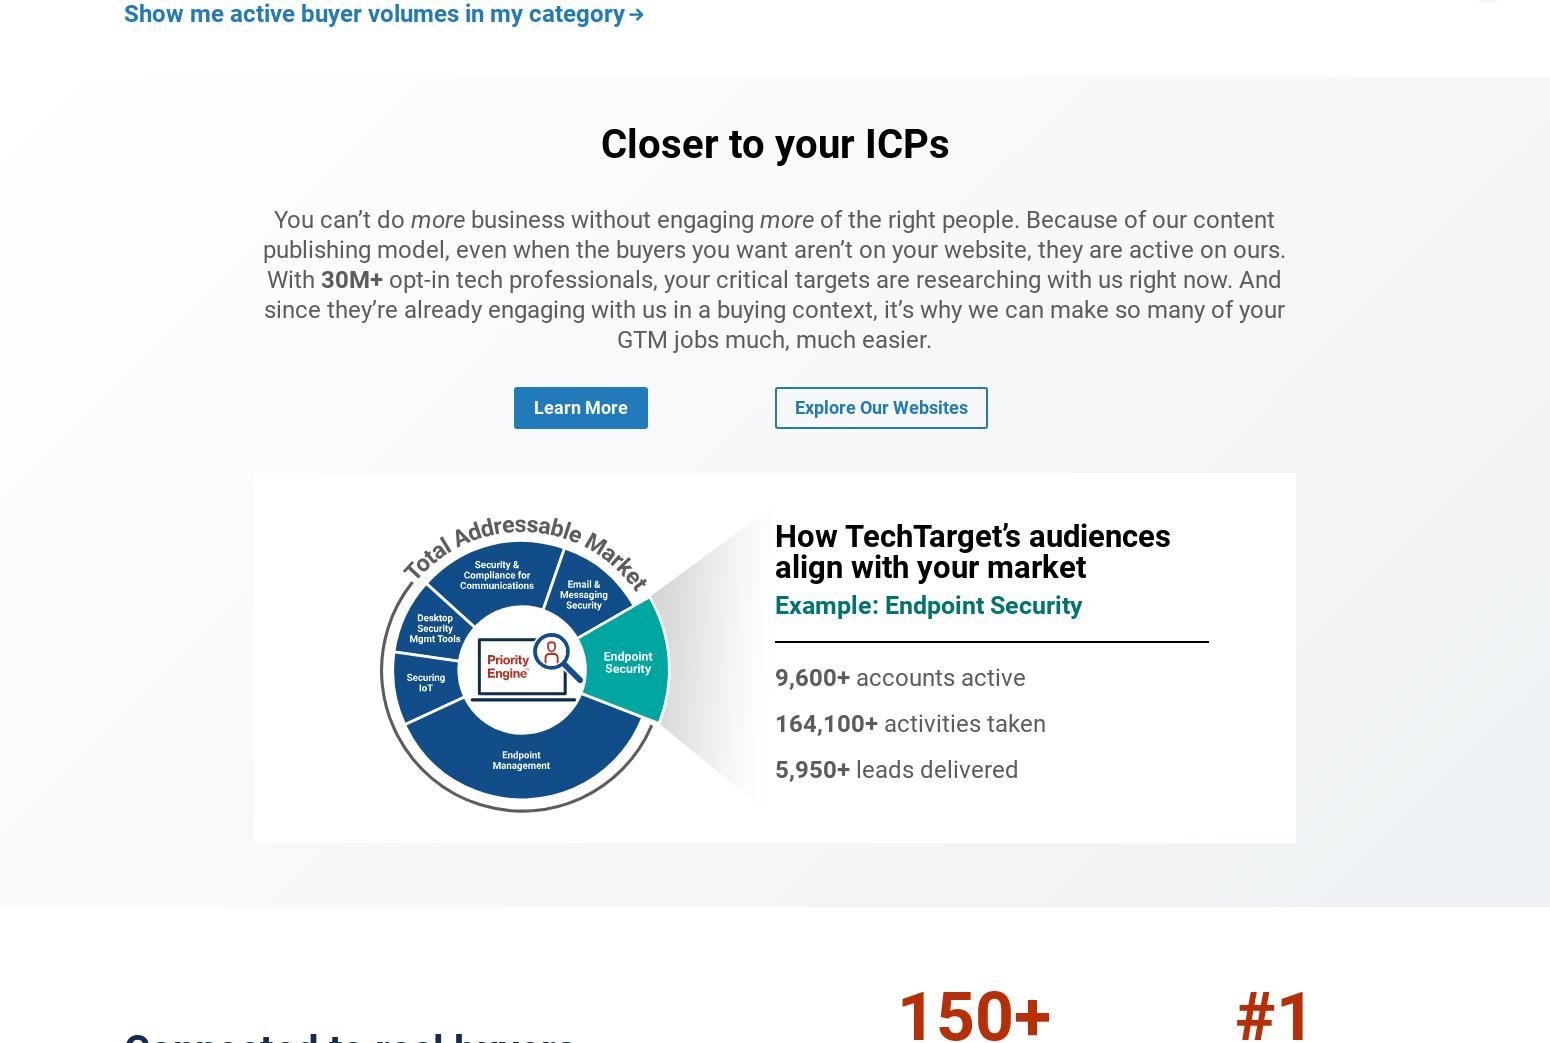  Describe the element at coordinates (341, 218) in the screenshot. I see `'You can’t do'` at that location.